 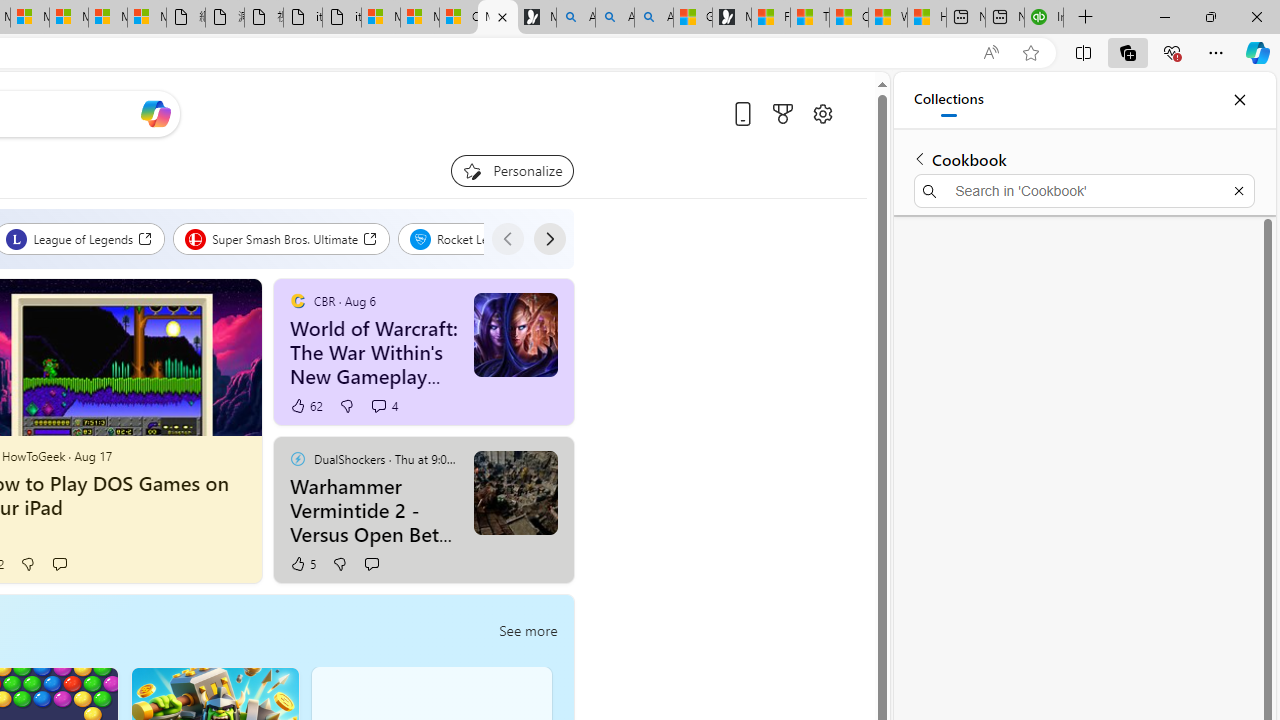 I want to click on 'CBR', so click(x=296, y=300).